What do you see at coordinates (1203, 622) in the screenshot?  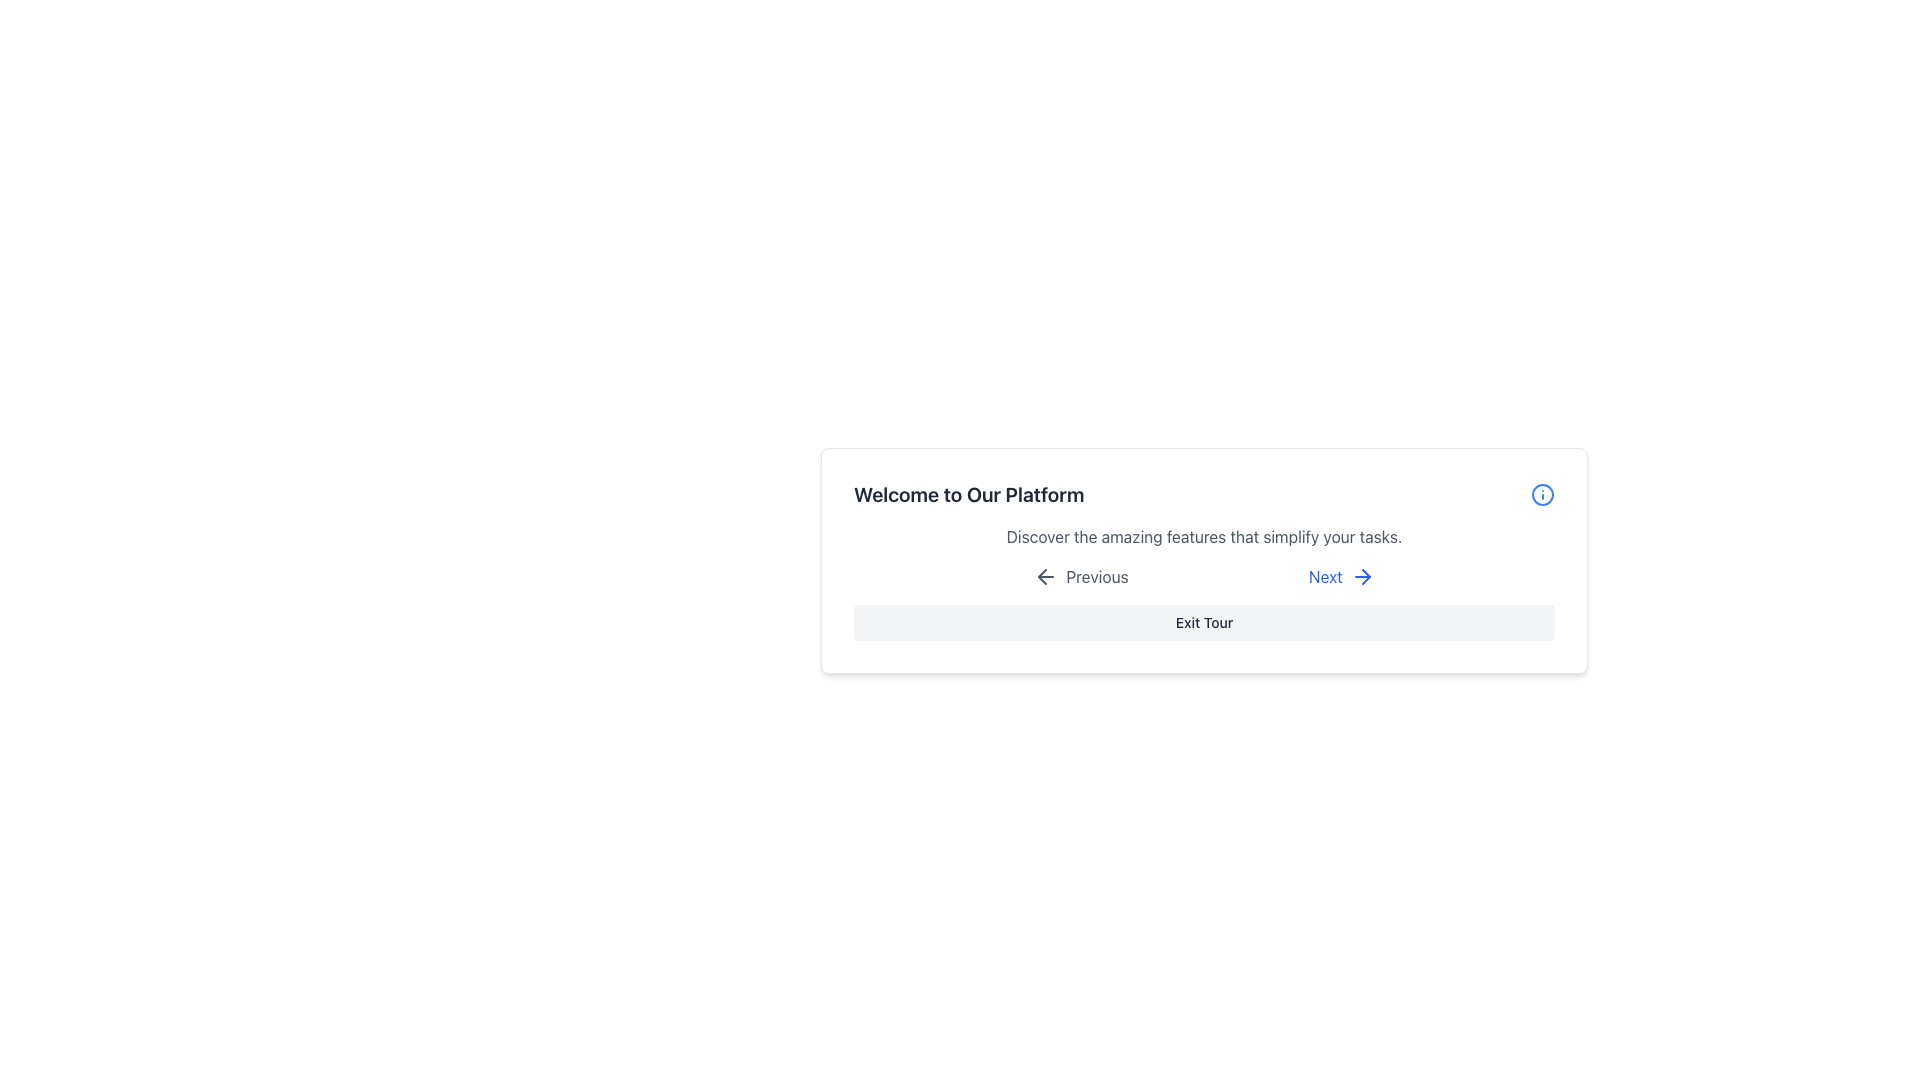 I see `the 'Exit Tour' button located at the bottom center of the popup section to terminate the guided feature tour` at bounding box center [1203, 622].